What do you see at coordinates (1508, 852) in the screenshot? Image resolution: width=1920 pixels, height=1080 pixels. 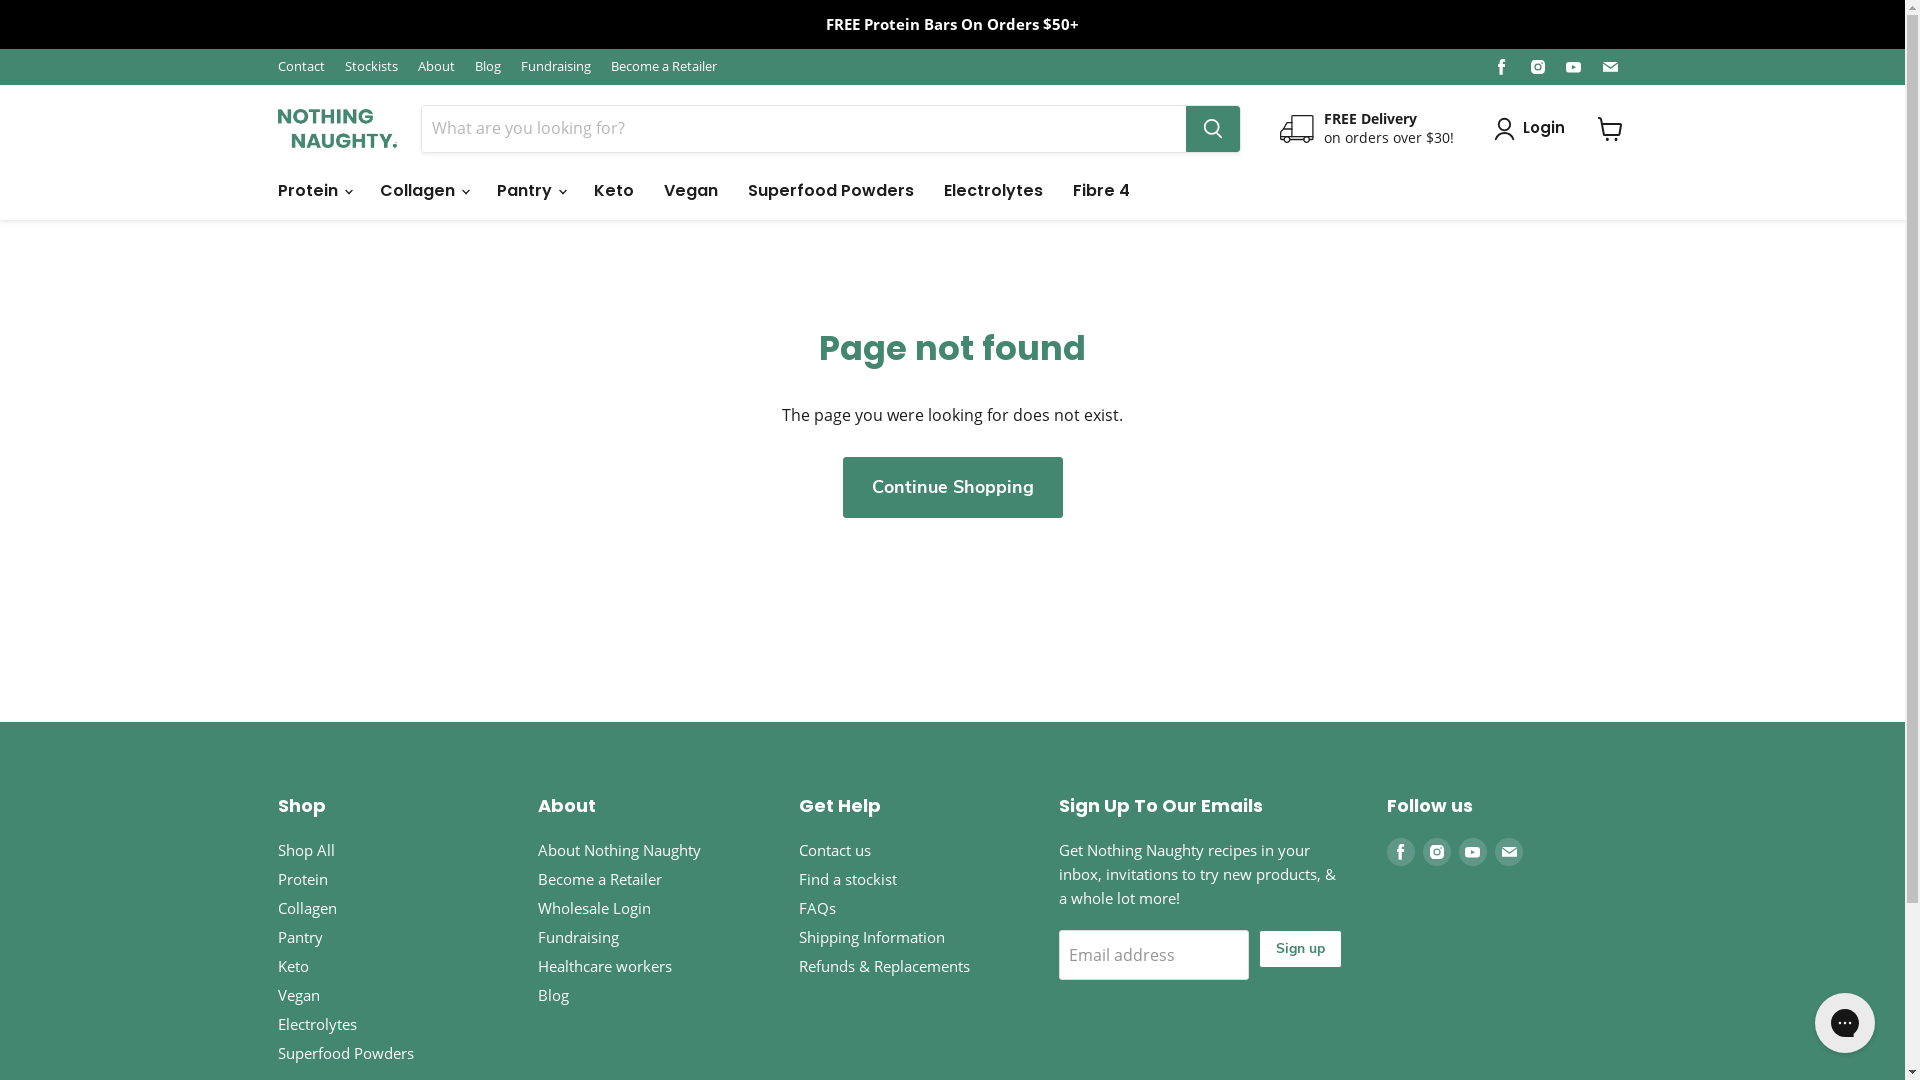 I see `'Find us on Email'` at bounding box center [1508, 852].